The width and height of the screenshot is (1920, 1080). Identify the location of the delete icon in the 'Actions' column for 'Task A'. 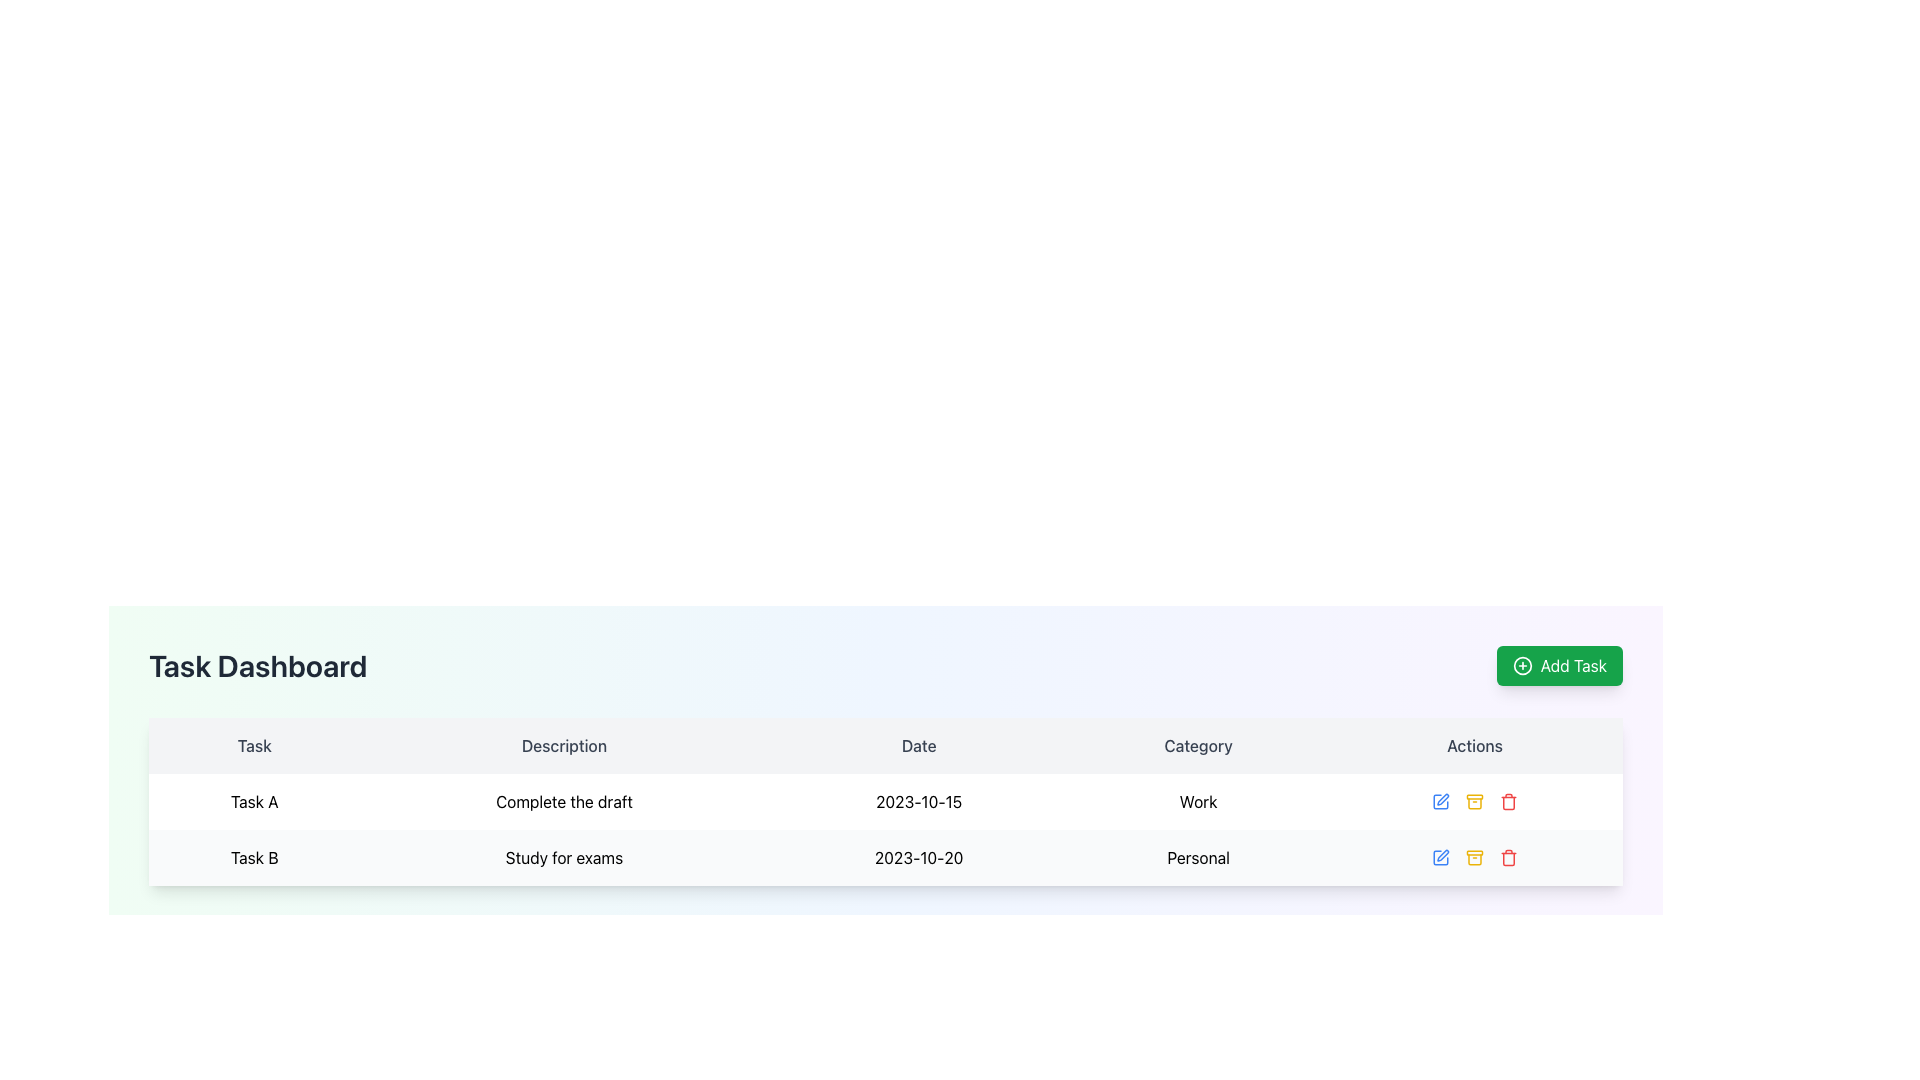
(1509, 856).